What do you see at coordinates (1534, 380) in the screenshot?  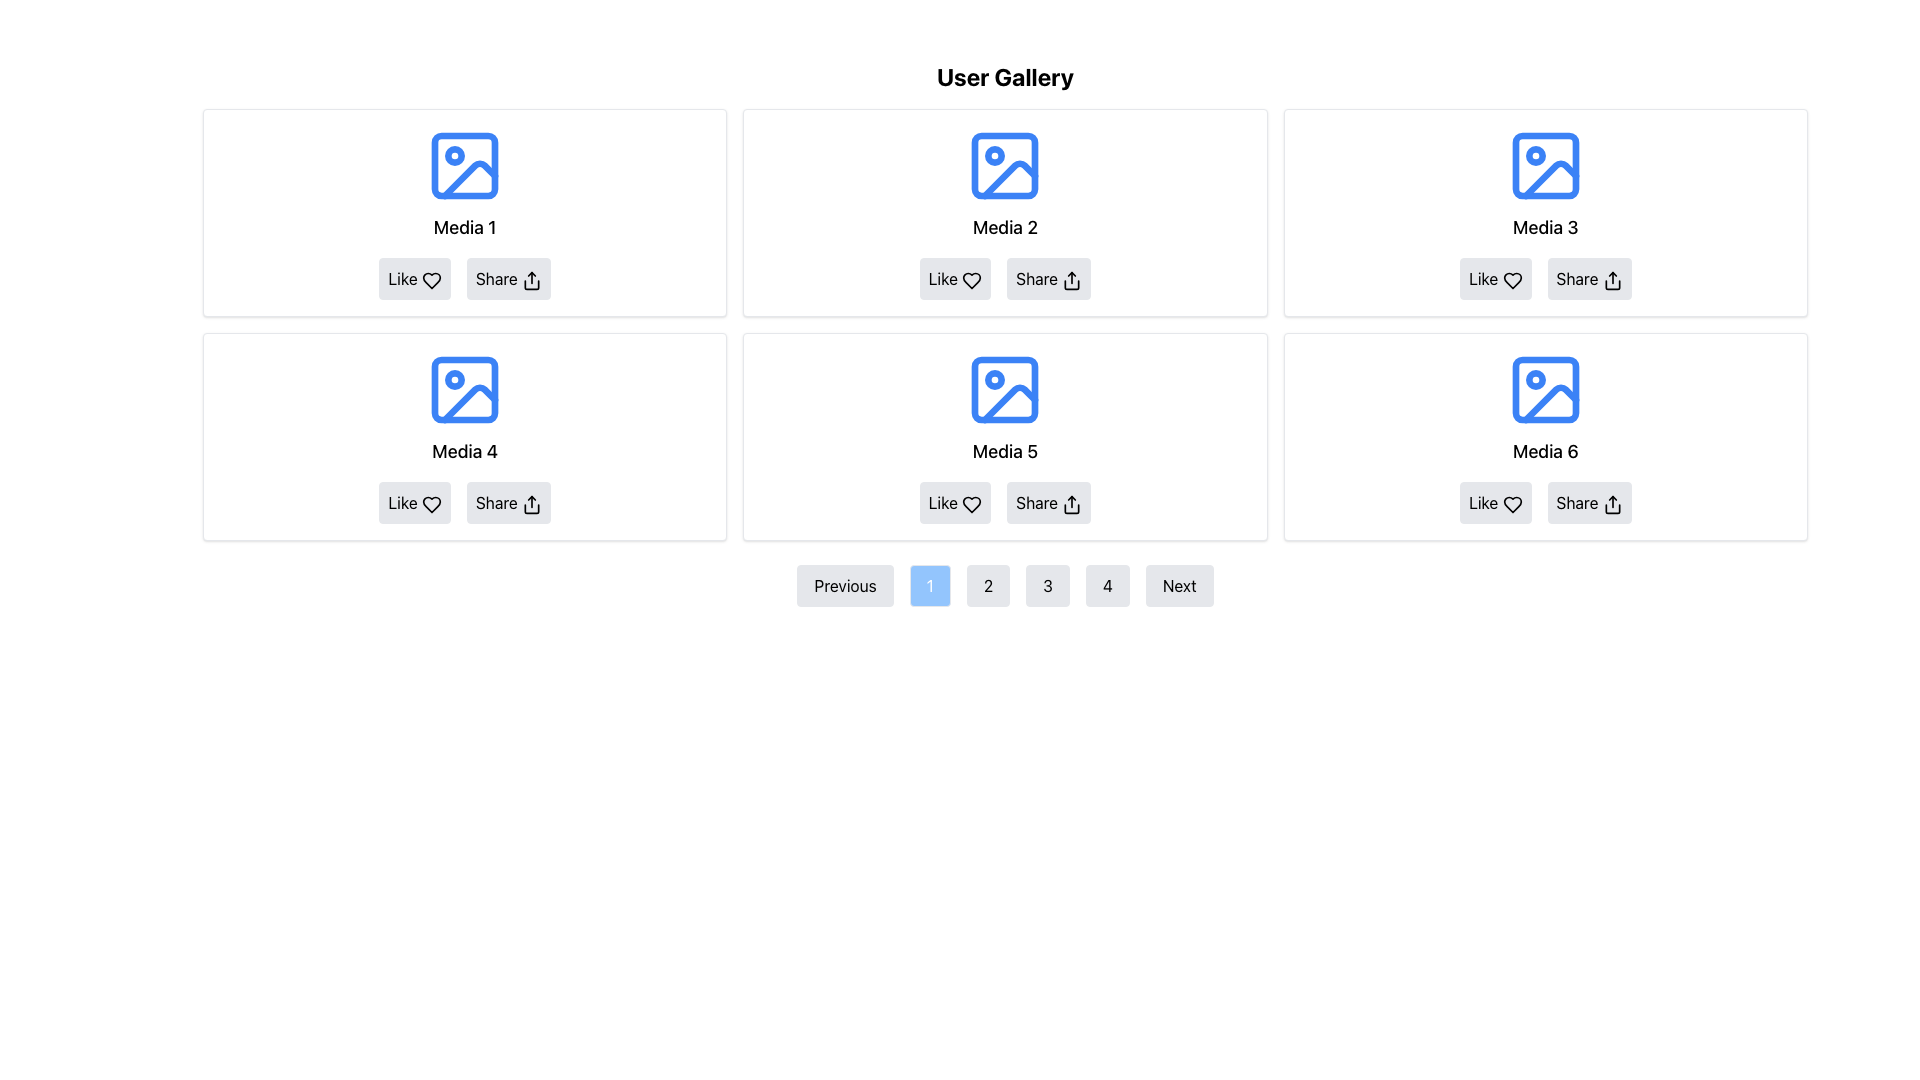 I see `the small circular dot within the blue-framed icon representing an image, located in the top right portion of the icon for item 'Media 6' in the media gallery` at bounding box center [1534, 380].